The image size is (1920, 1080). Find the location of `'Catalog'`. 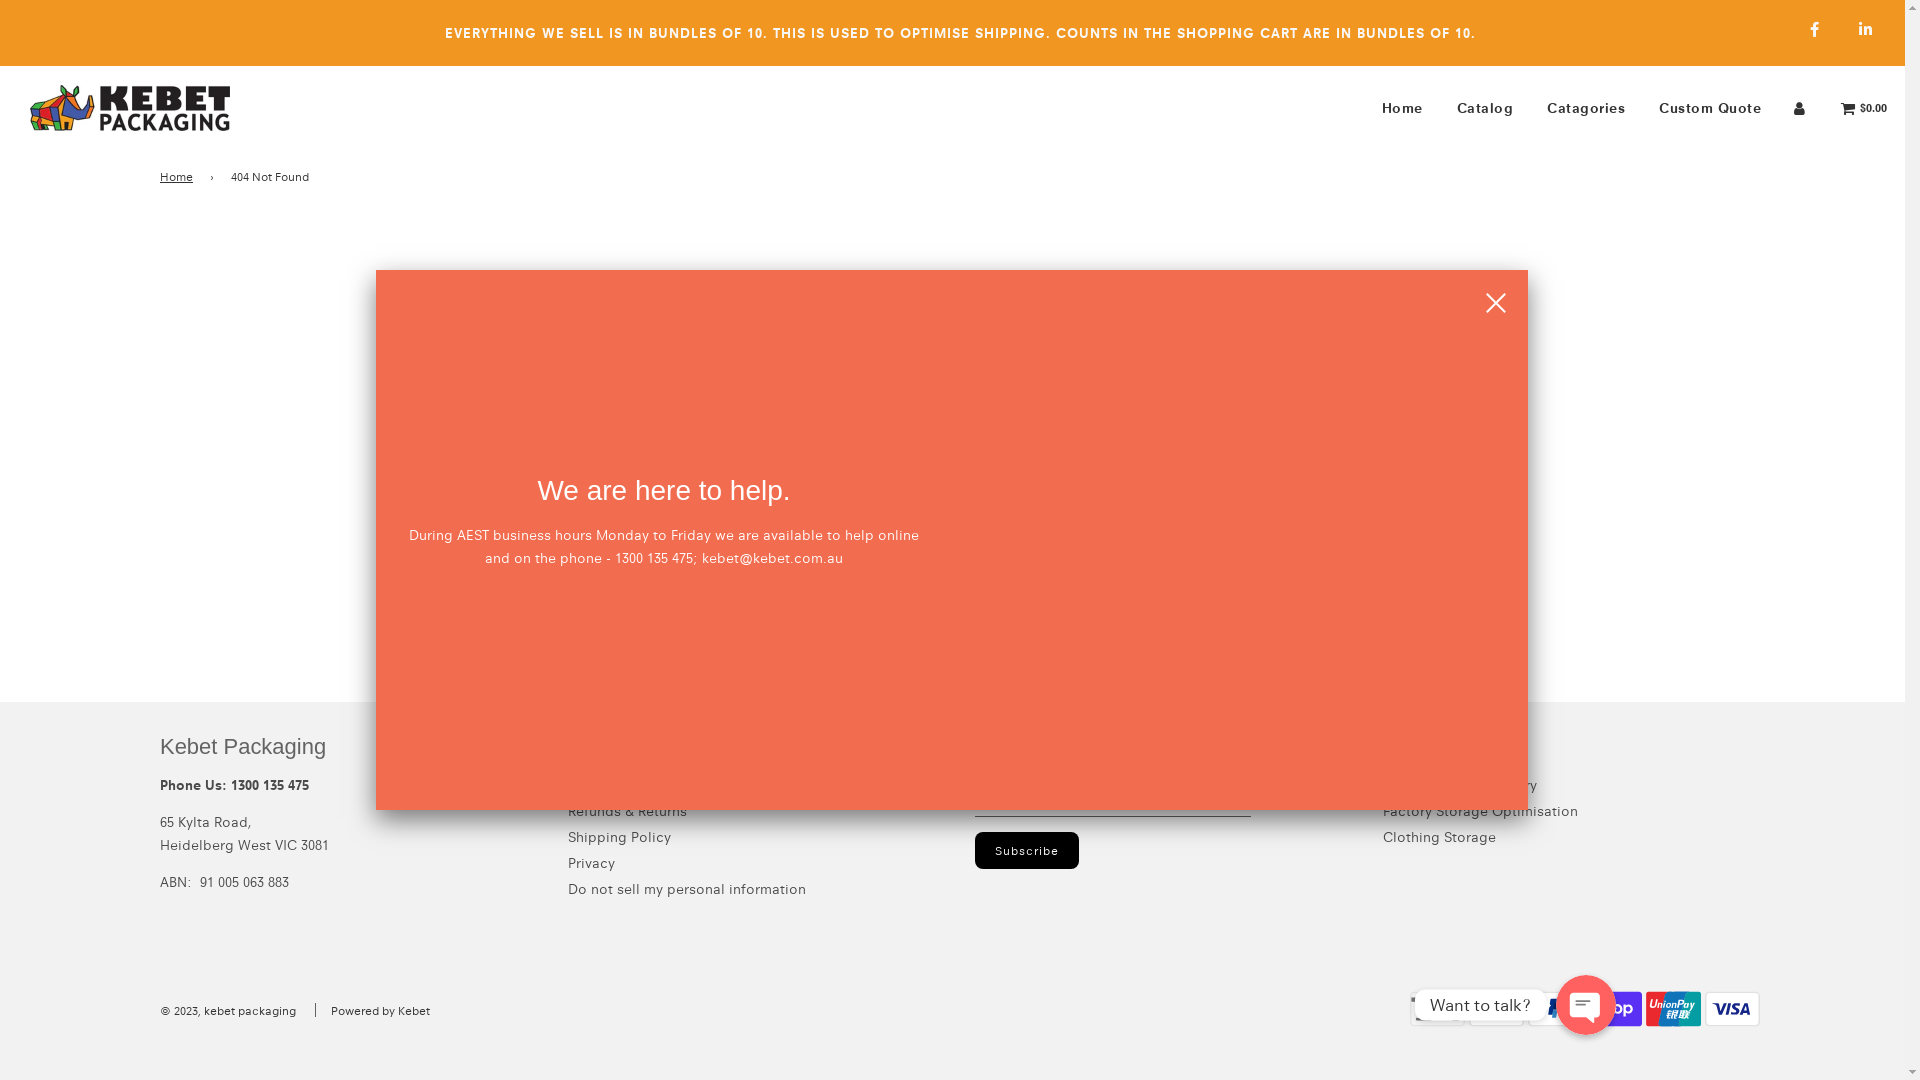

'Catalog' is located at coordinates (1441, 108).